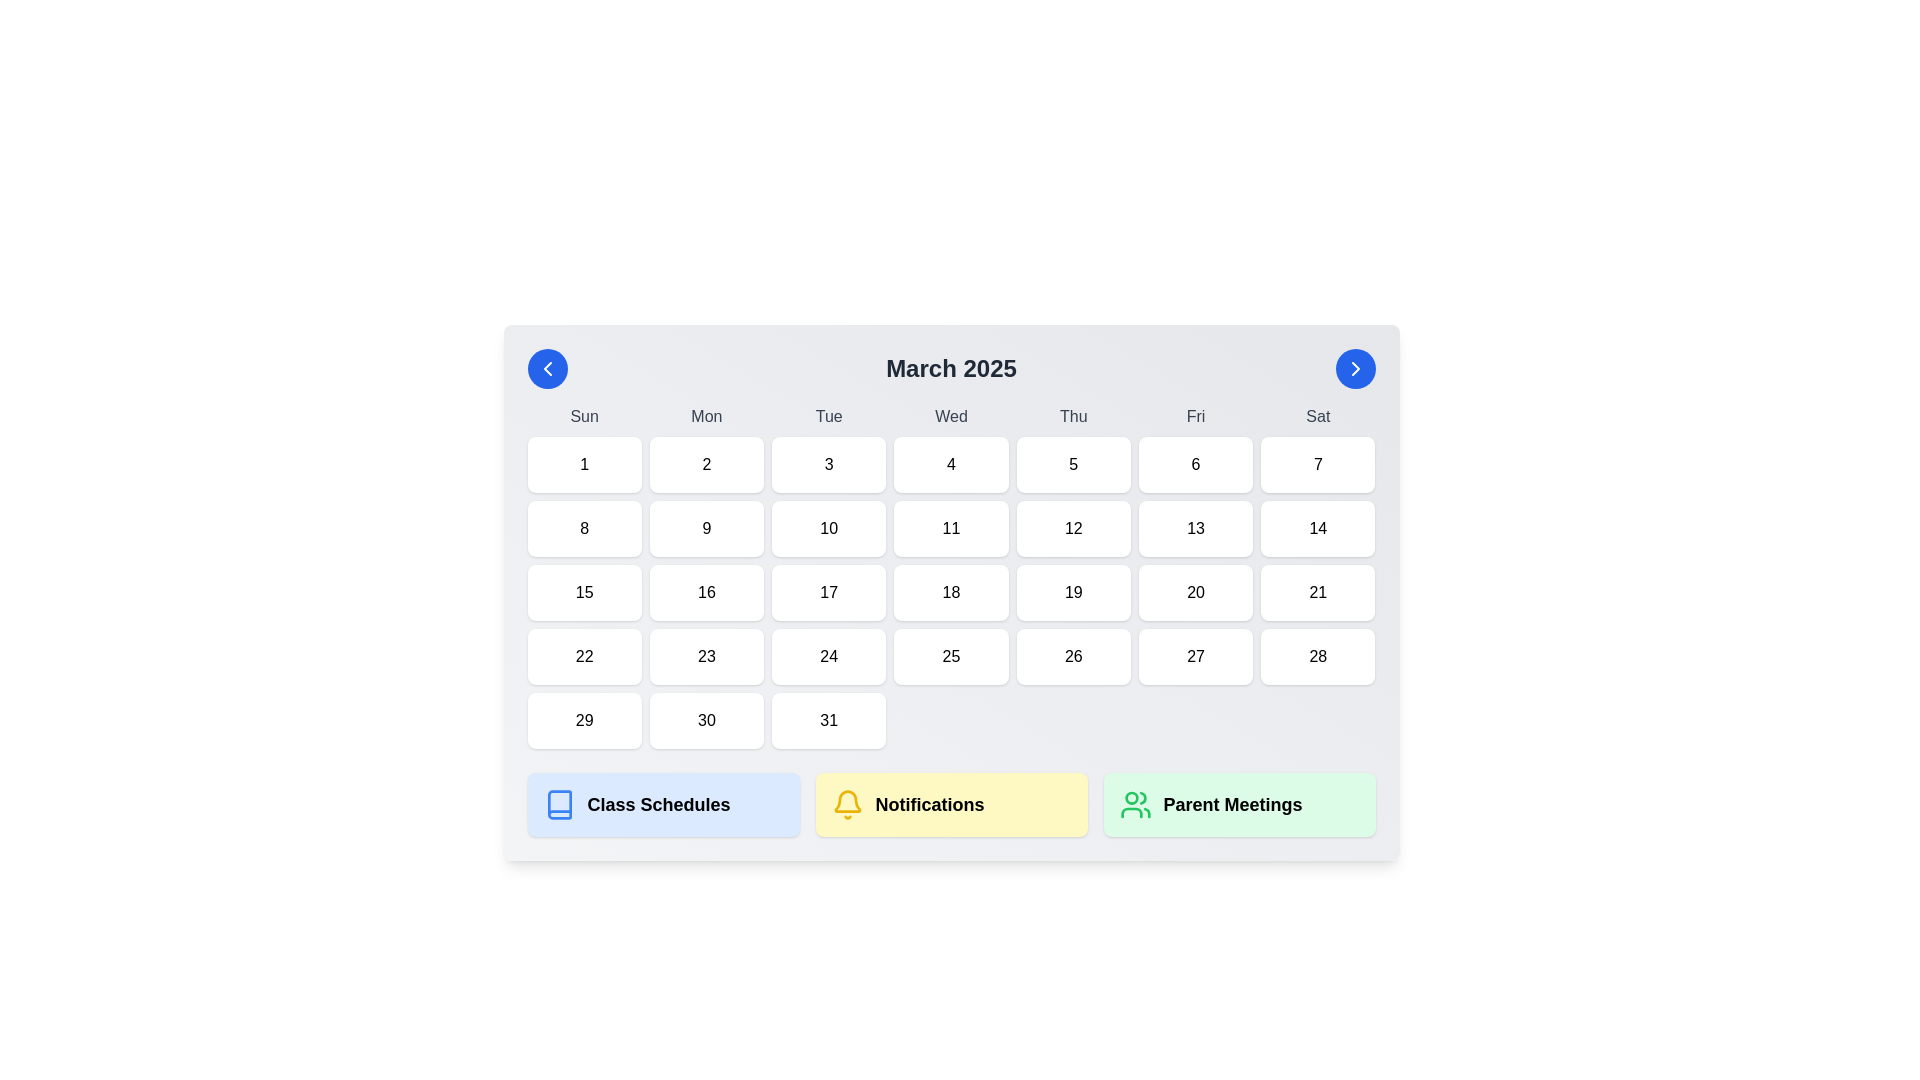 The height and width of the screenshot is (1080, 1920). Describe the element at coordinates (950, 527) in the screenshot. I see `the Calendar date cell representing the day '11' located in the third row and fourth column of the calendar interface` at that location.